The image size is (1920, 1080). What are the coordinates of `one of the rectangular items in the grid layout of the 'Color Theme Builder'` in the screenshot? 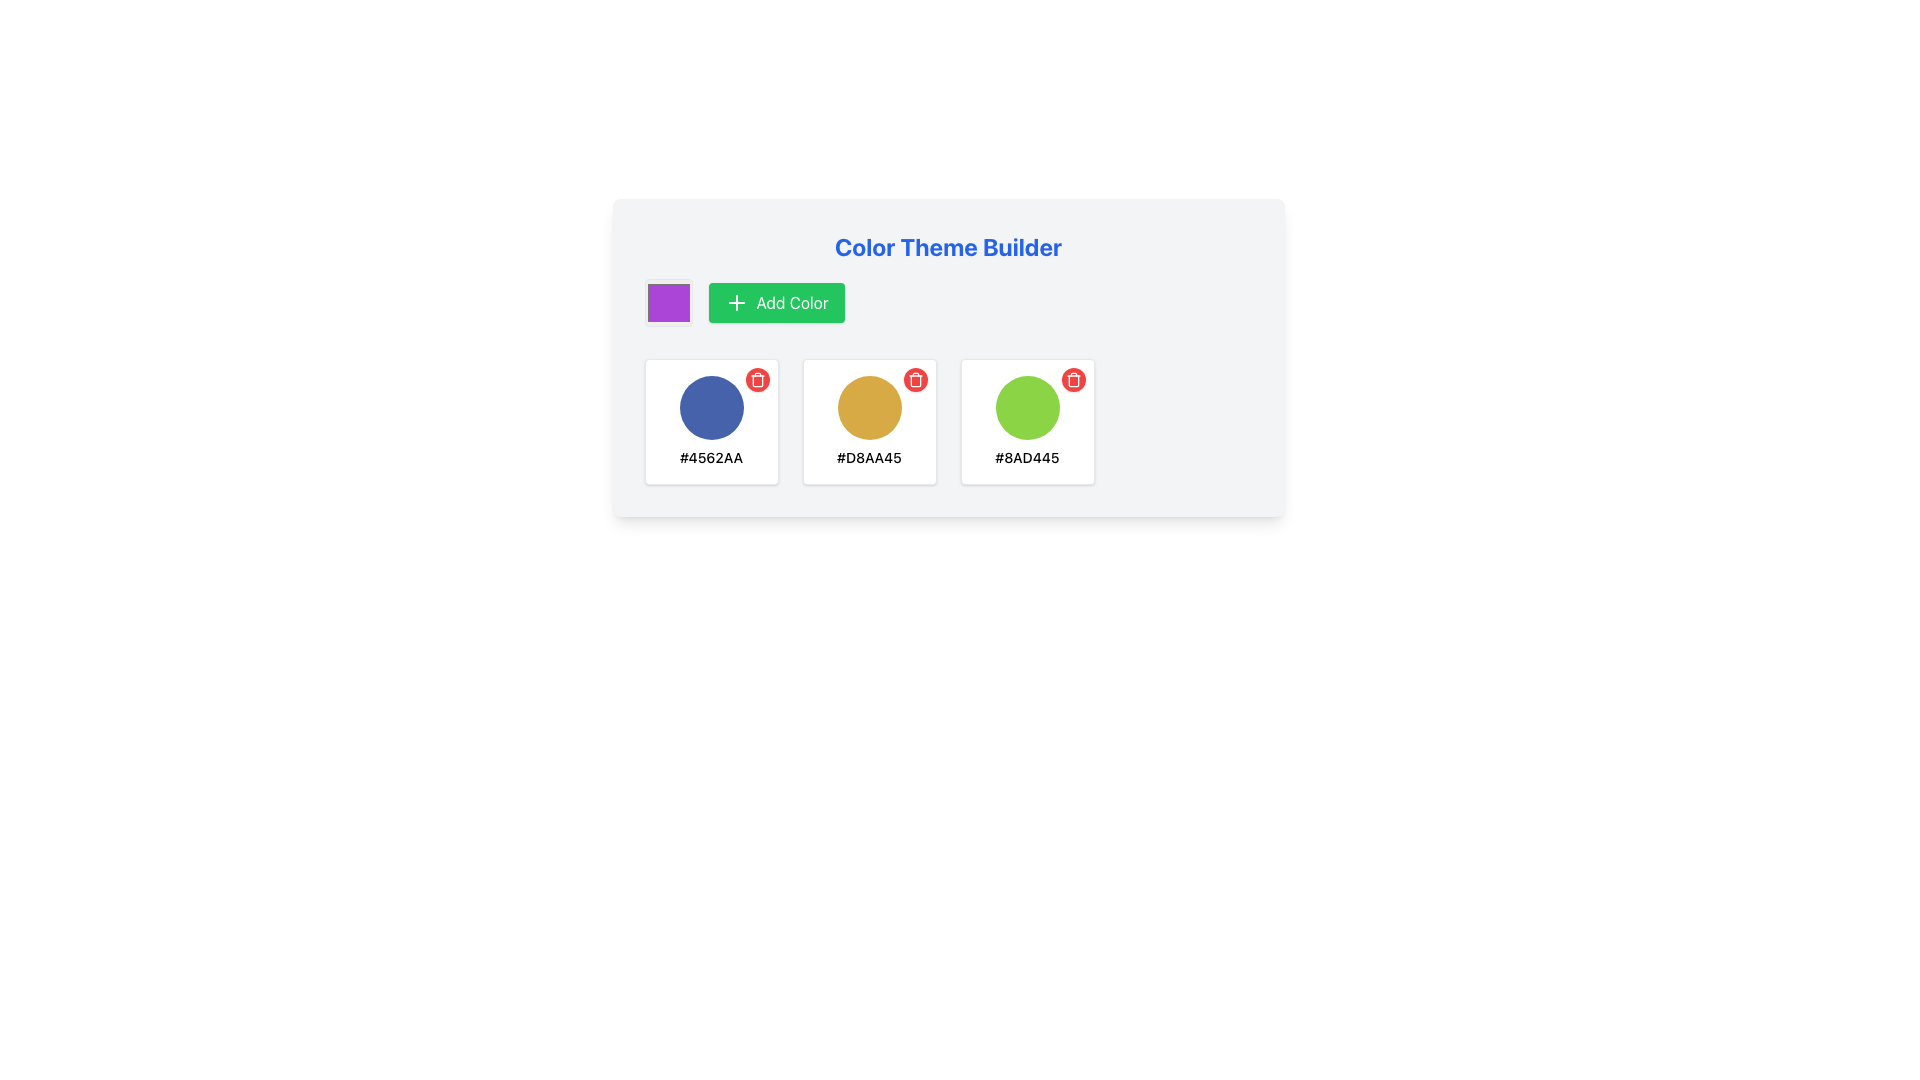 It's located at (947, 420).